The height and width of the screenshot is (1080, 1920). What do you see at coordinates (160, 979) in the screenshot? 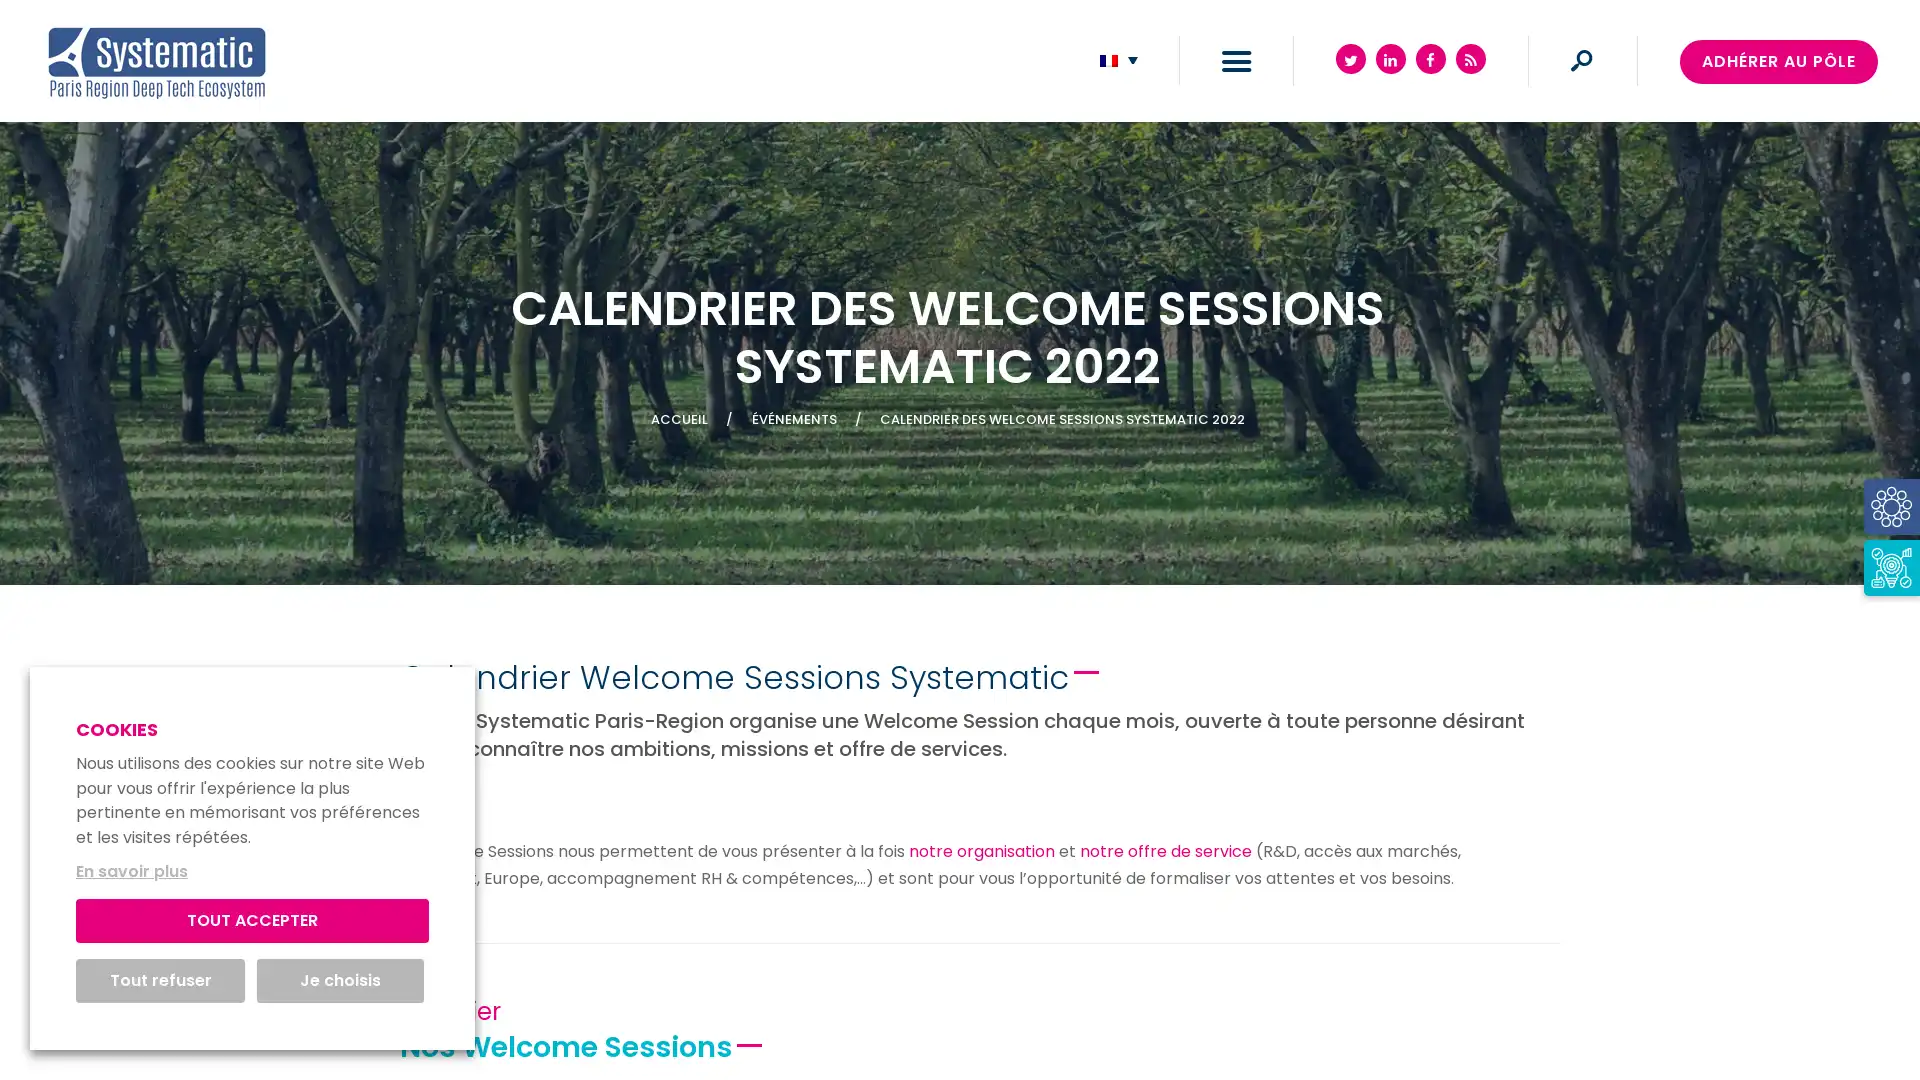
I see `Tout refuser` at bounding box center [160, 979].